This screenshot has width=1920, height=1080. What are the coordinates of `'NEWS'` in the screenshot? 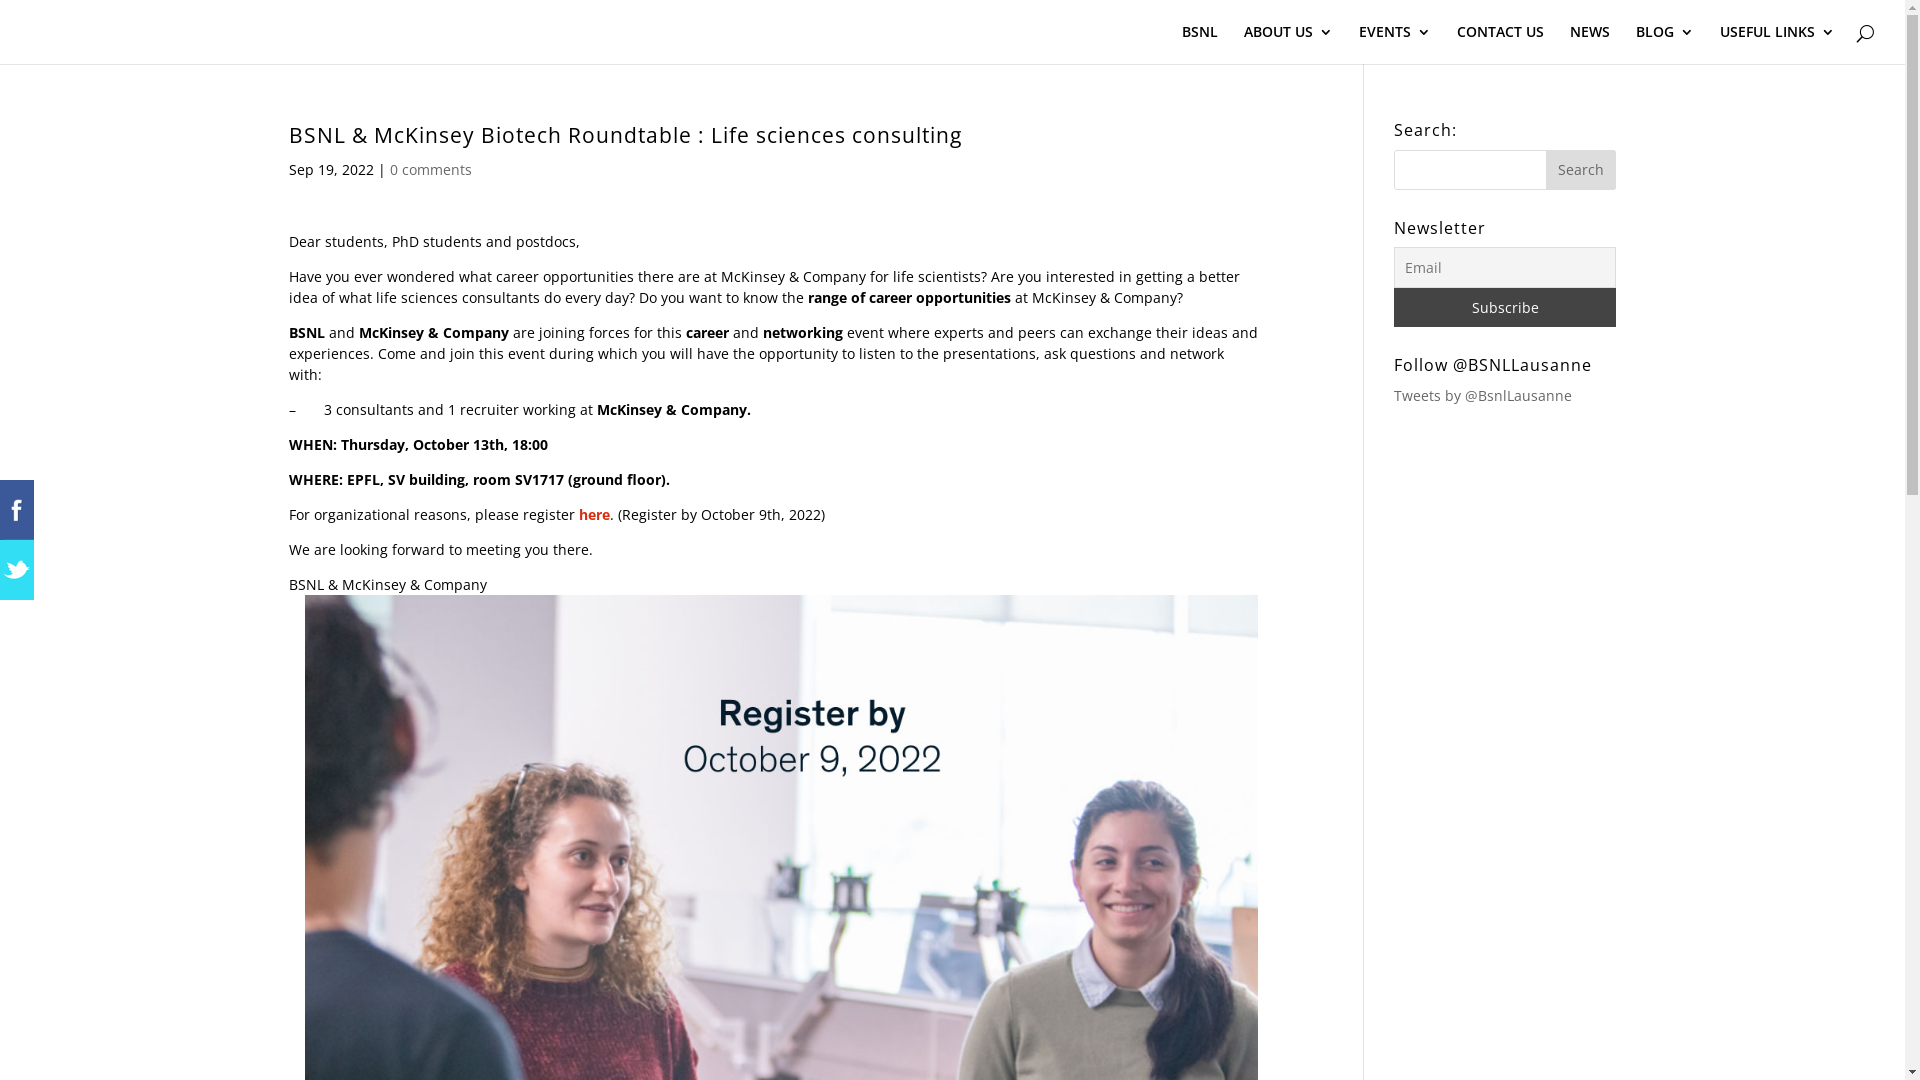 It's located at (1588, 44).